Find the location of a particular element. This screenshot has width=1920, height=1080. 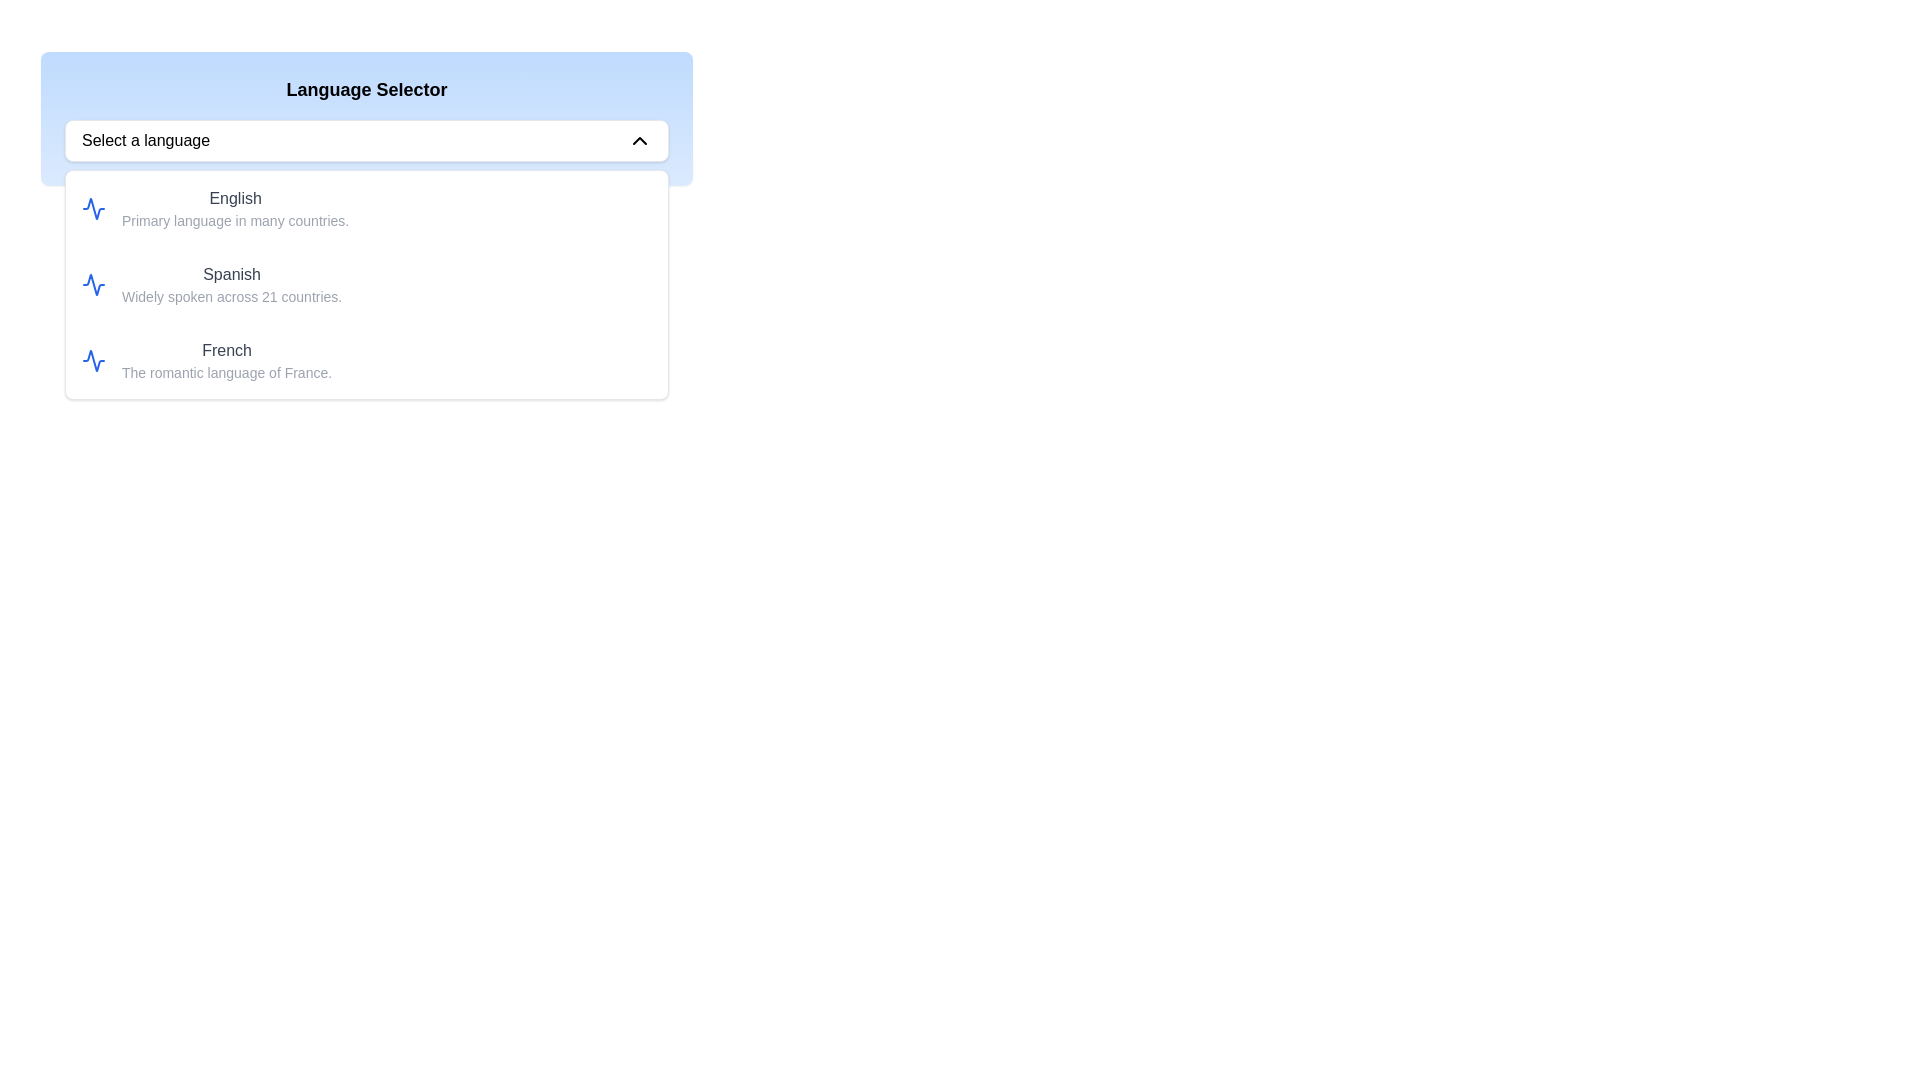

the blue waveform icon next to the 'Spanish' label in the language selector dropdown list is located at coordinates (93, 285).